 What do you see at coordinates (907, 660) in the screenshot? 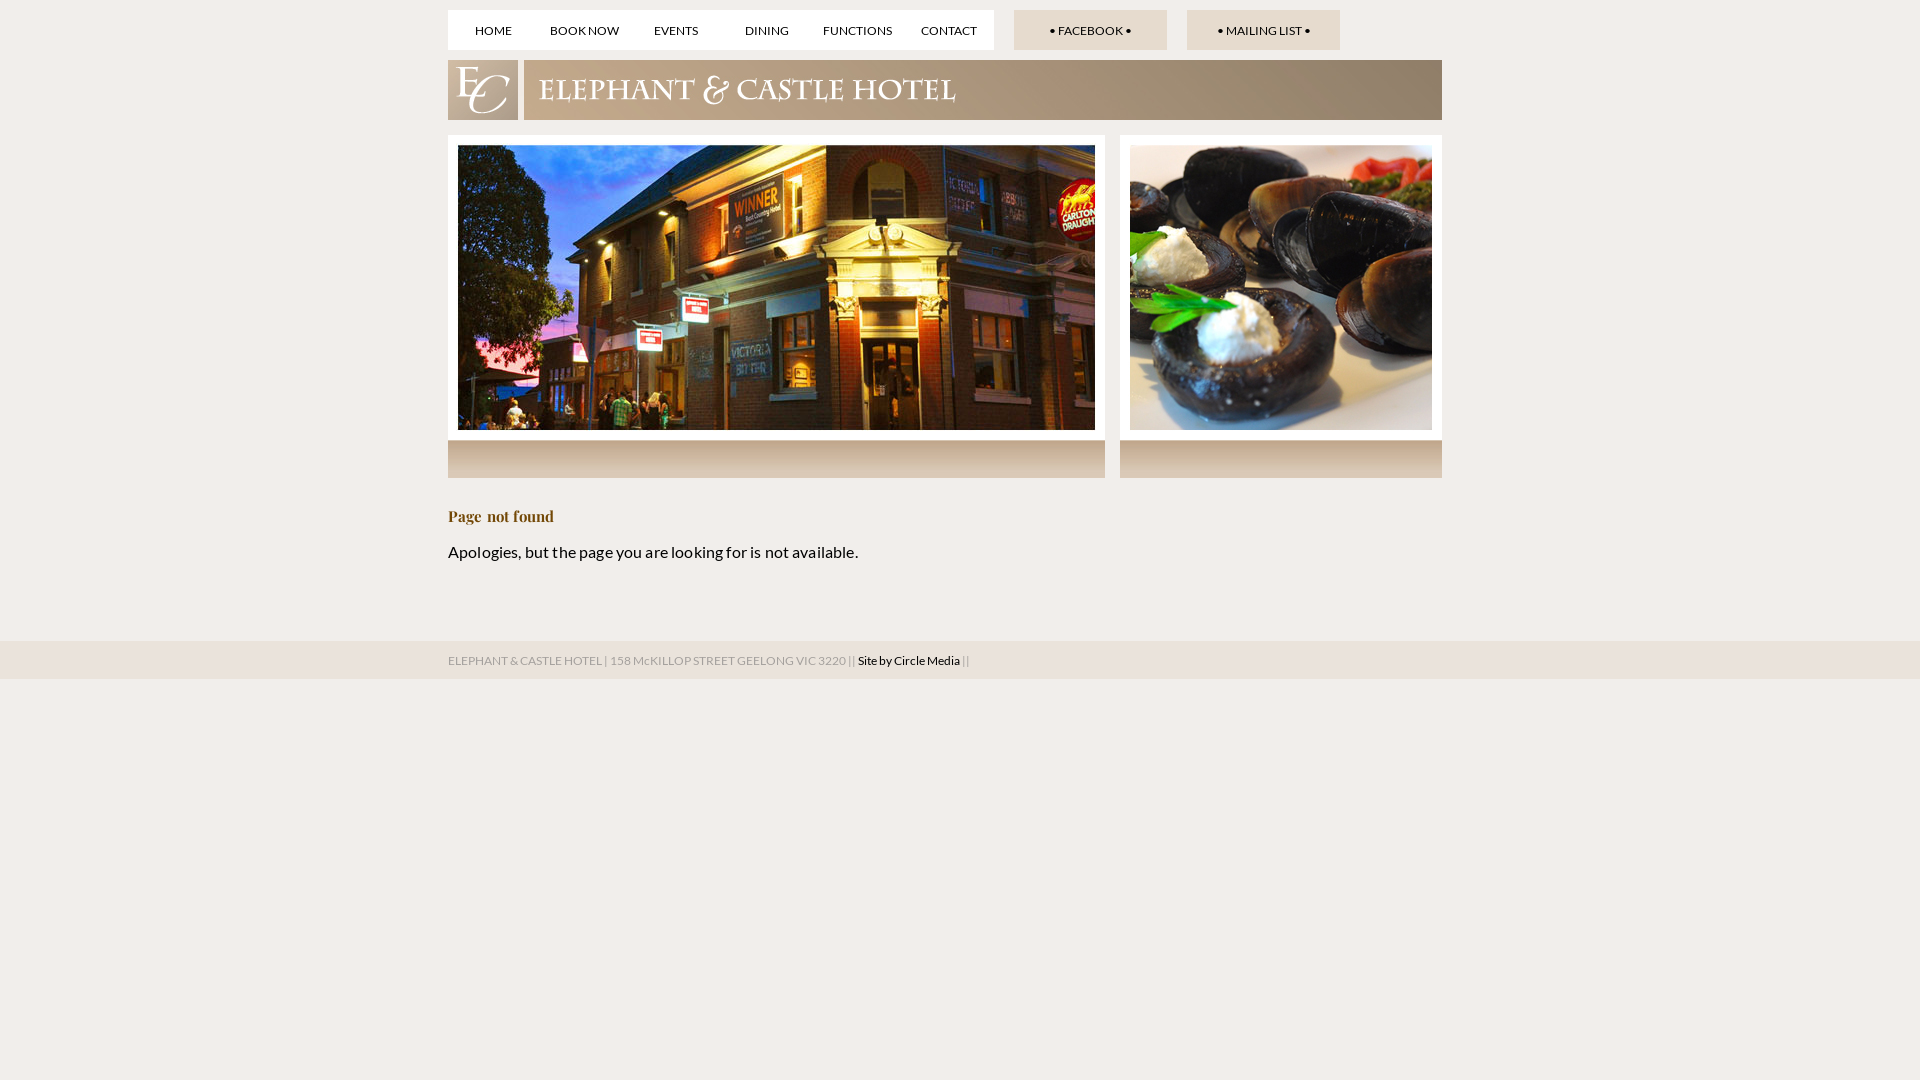
I see `'Site by Circle Media'` at bounding box center [907, 660].